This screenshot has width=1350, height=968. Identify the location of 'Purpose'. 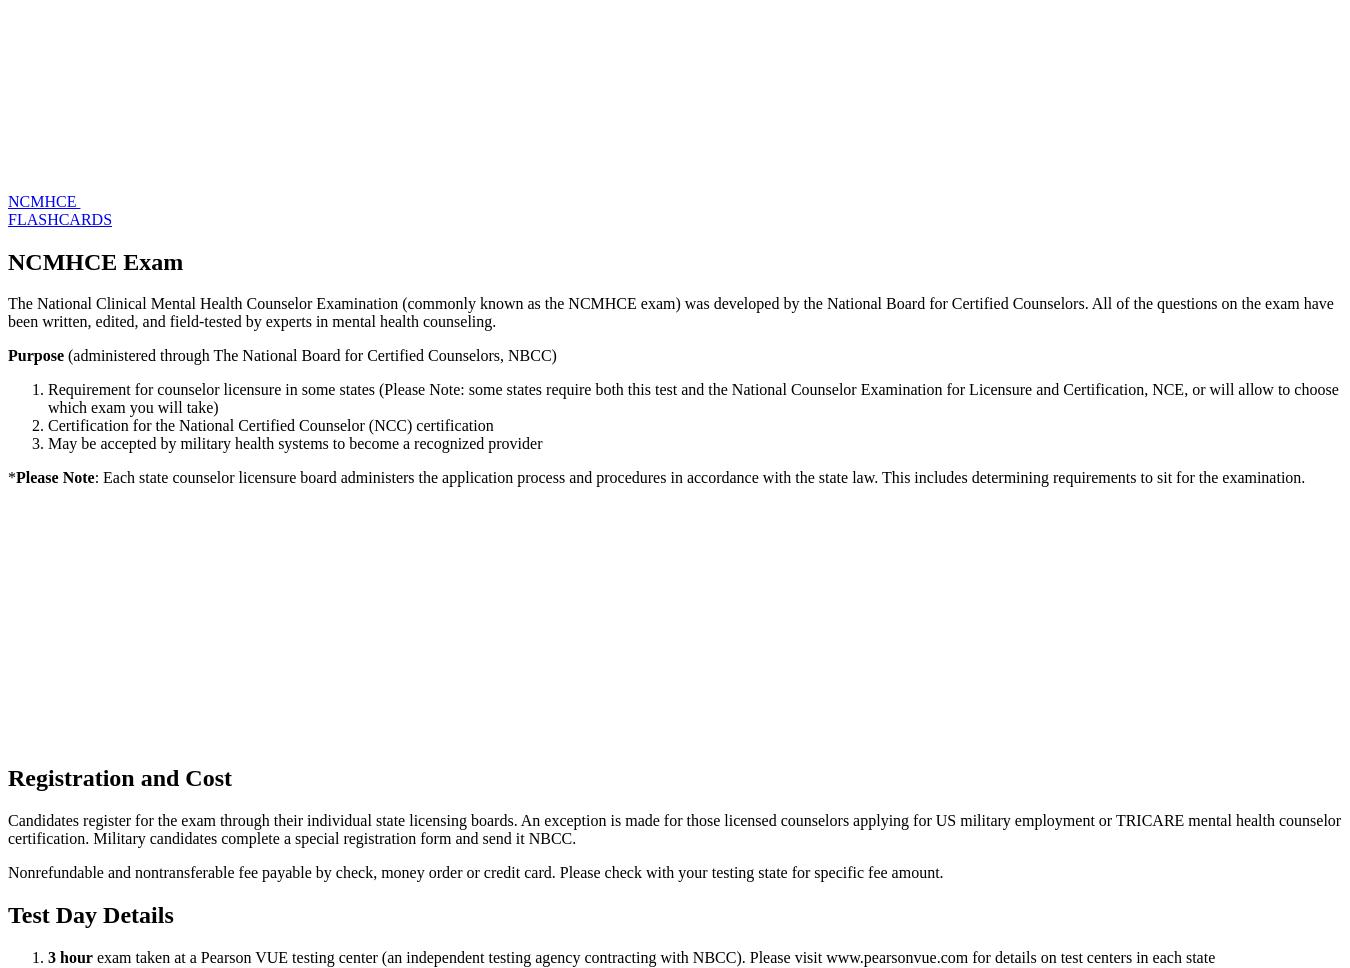
(35, 355).